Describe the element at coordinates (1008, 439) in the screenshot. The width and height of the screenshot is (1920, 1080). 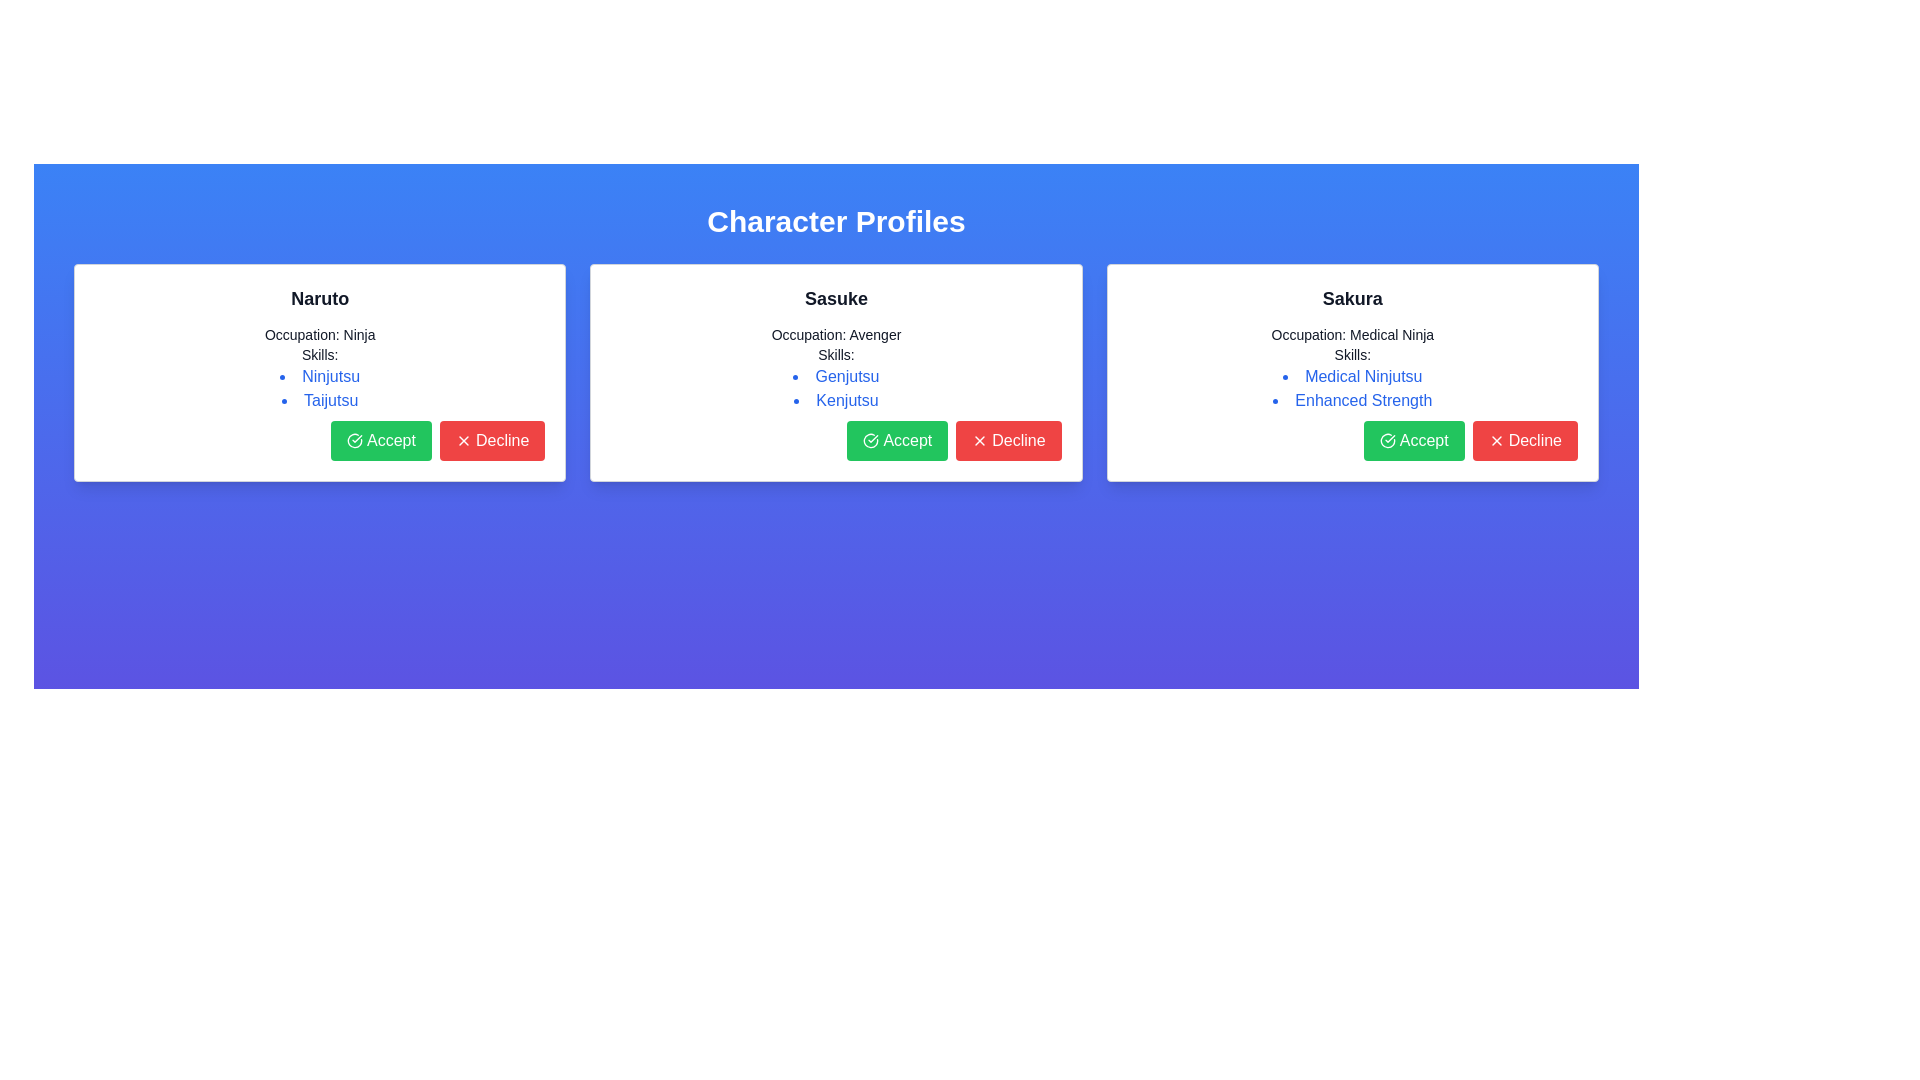
I see `the decline button located in the bottom-right corner of the card layout` at that location.